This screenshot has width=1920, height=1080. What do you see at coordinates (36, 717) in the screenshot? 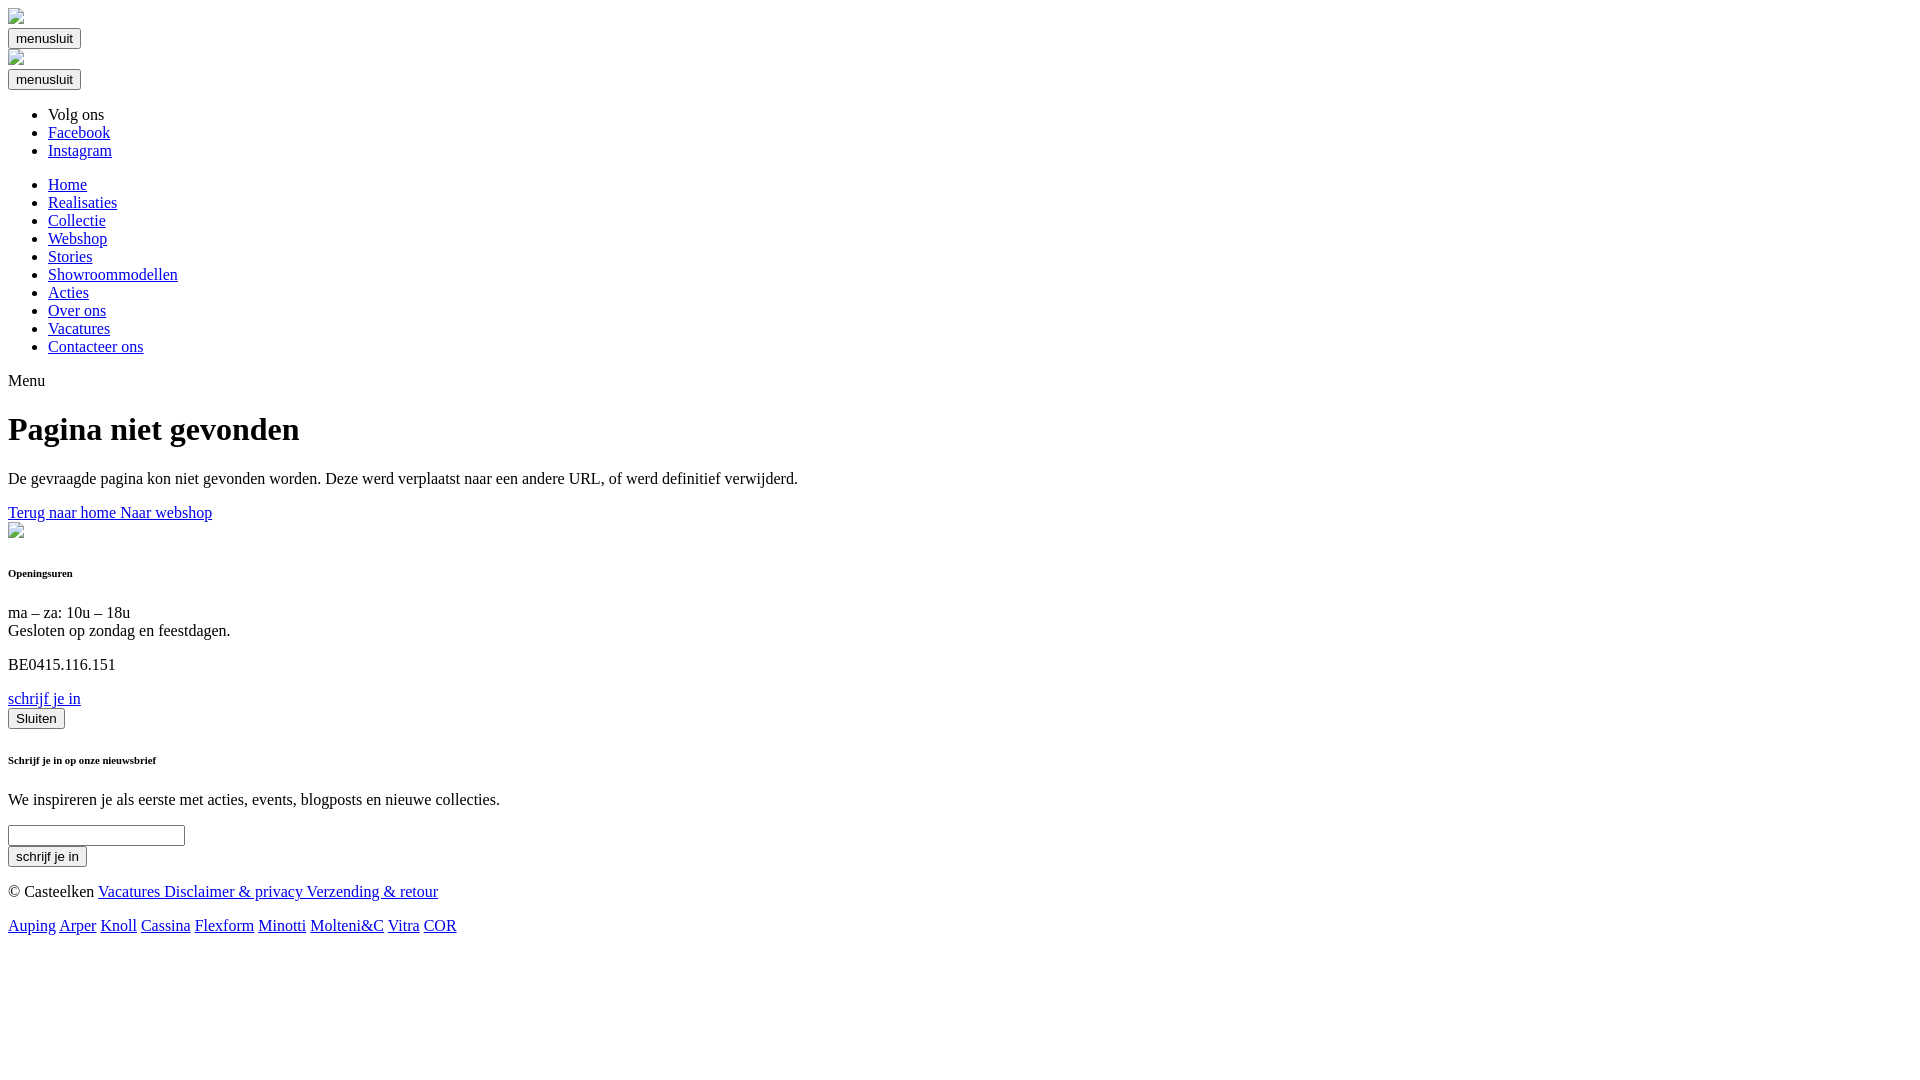
I see `'Sluiten'` at bounding box center [36, 717].